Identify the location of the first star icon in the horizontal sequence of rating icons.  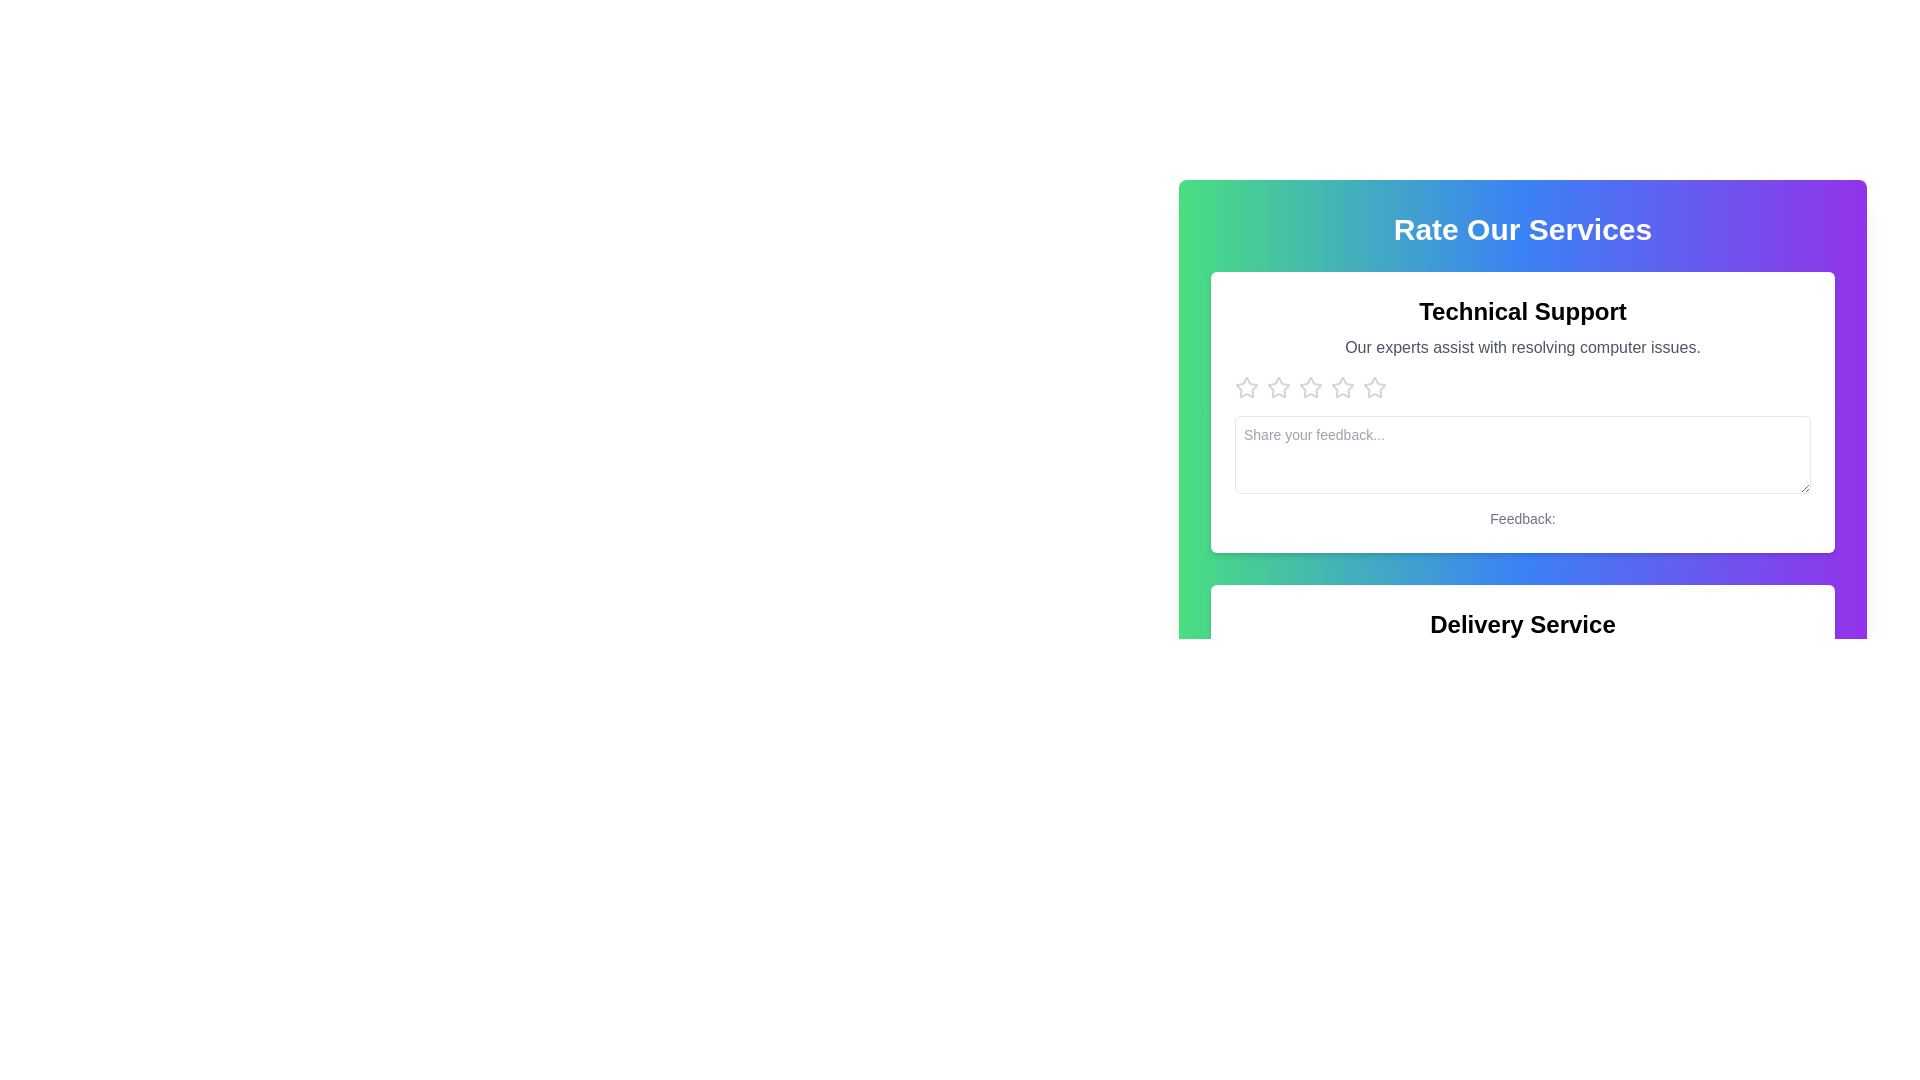
(1246, 388).